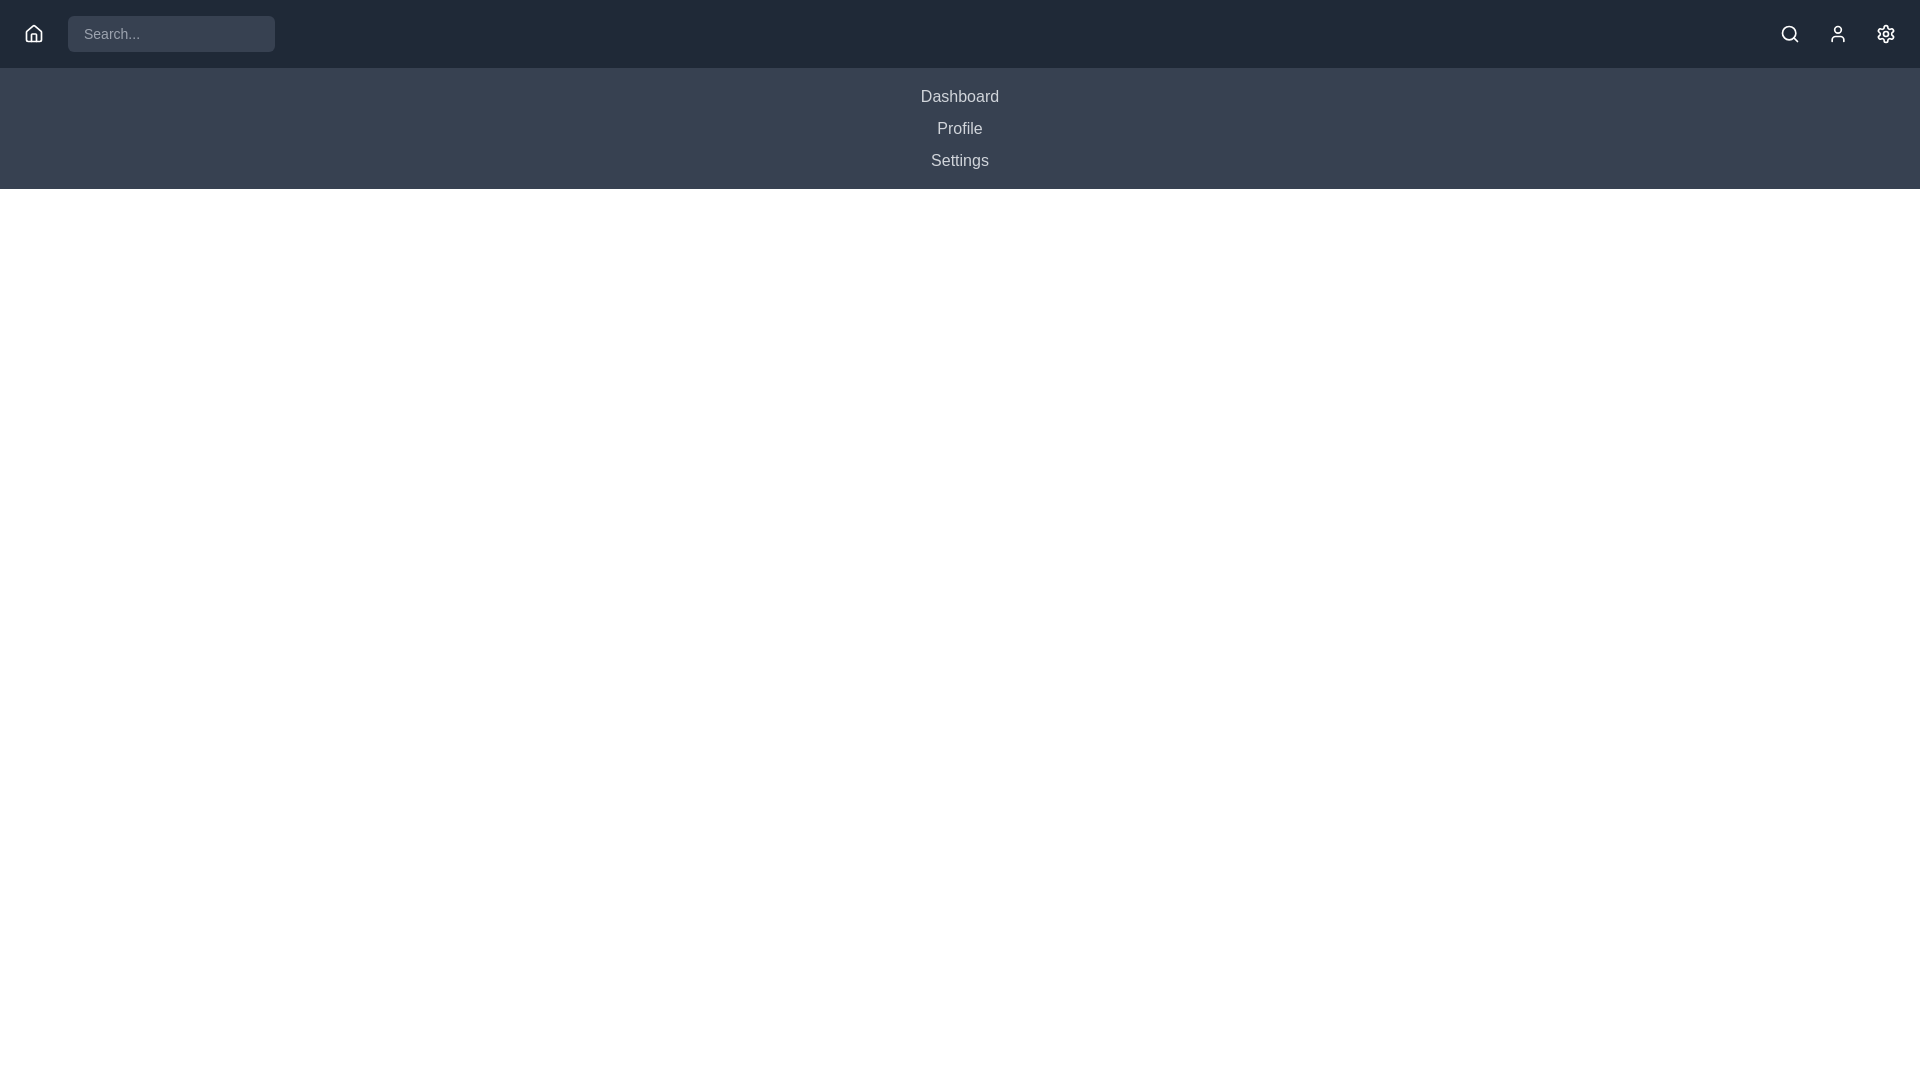 Image resolution: width=1920 pixels, height=1080 pixels. What do you see at coordinates (1838, 34) in the screenshot?
I see `the user profile SVG icon located in the top right corner of the header section` at bounding box center [1838, 34].